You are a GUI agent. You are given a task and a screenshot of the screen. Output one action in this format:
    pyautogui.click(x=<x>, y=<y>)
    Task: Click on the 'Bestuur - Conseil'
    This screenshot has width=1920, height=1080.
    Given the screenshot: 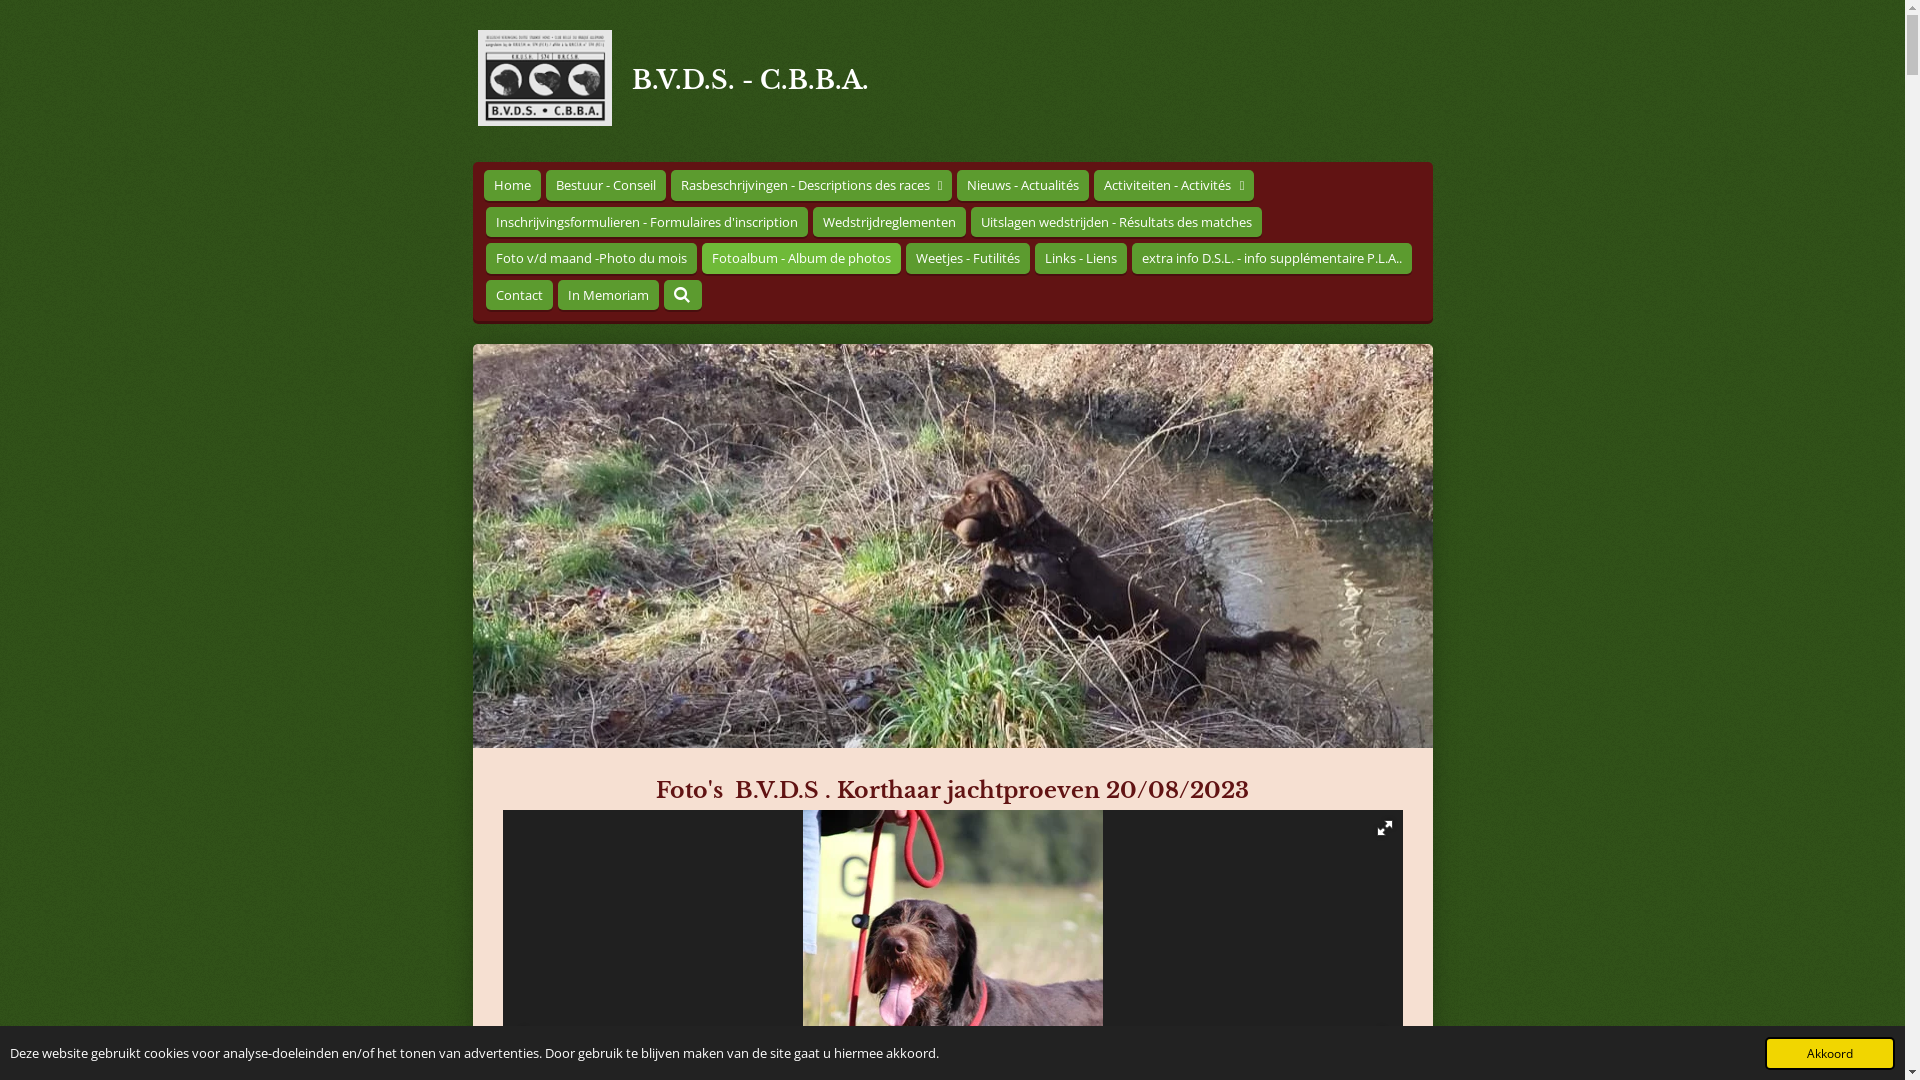 What is the action you would take?
    pyautogui.click(x=546, y=185)
    